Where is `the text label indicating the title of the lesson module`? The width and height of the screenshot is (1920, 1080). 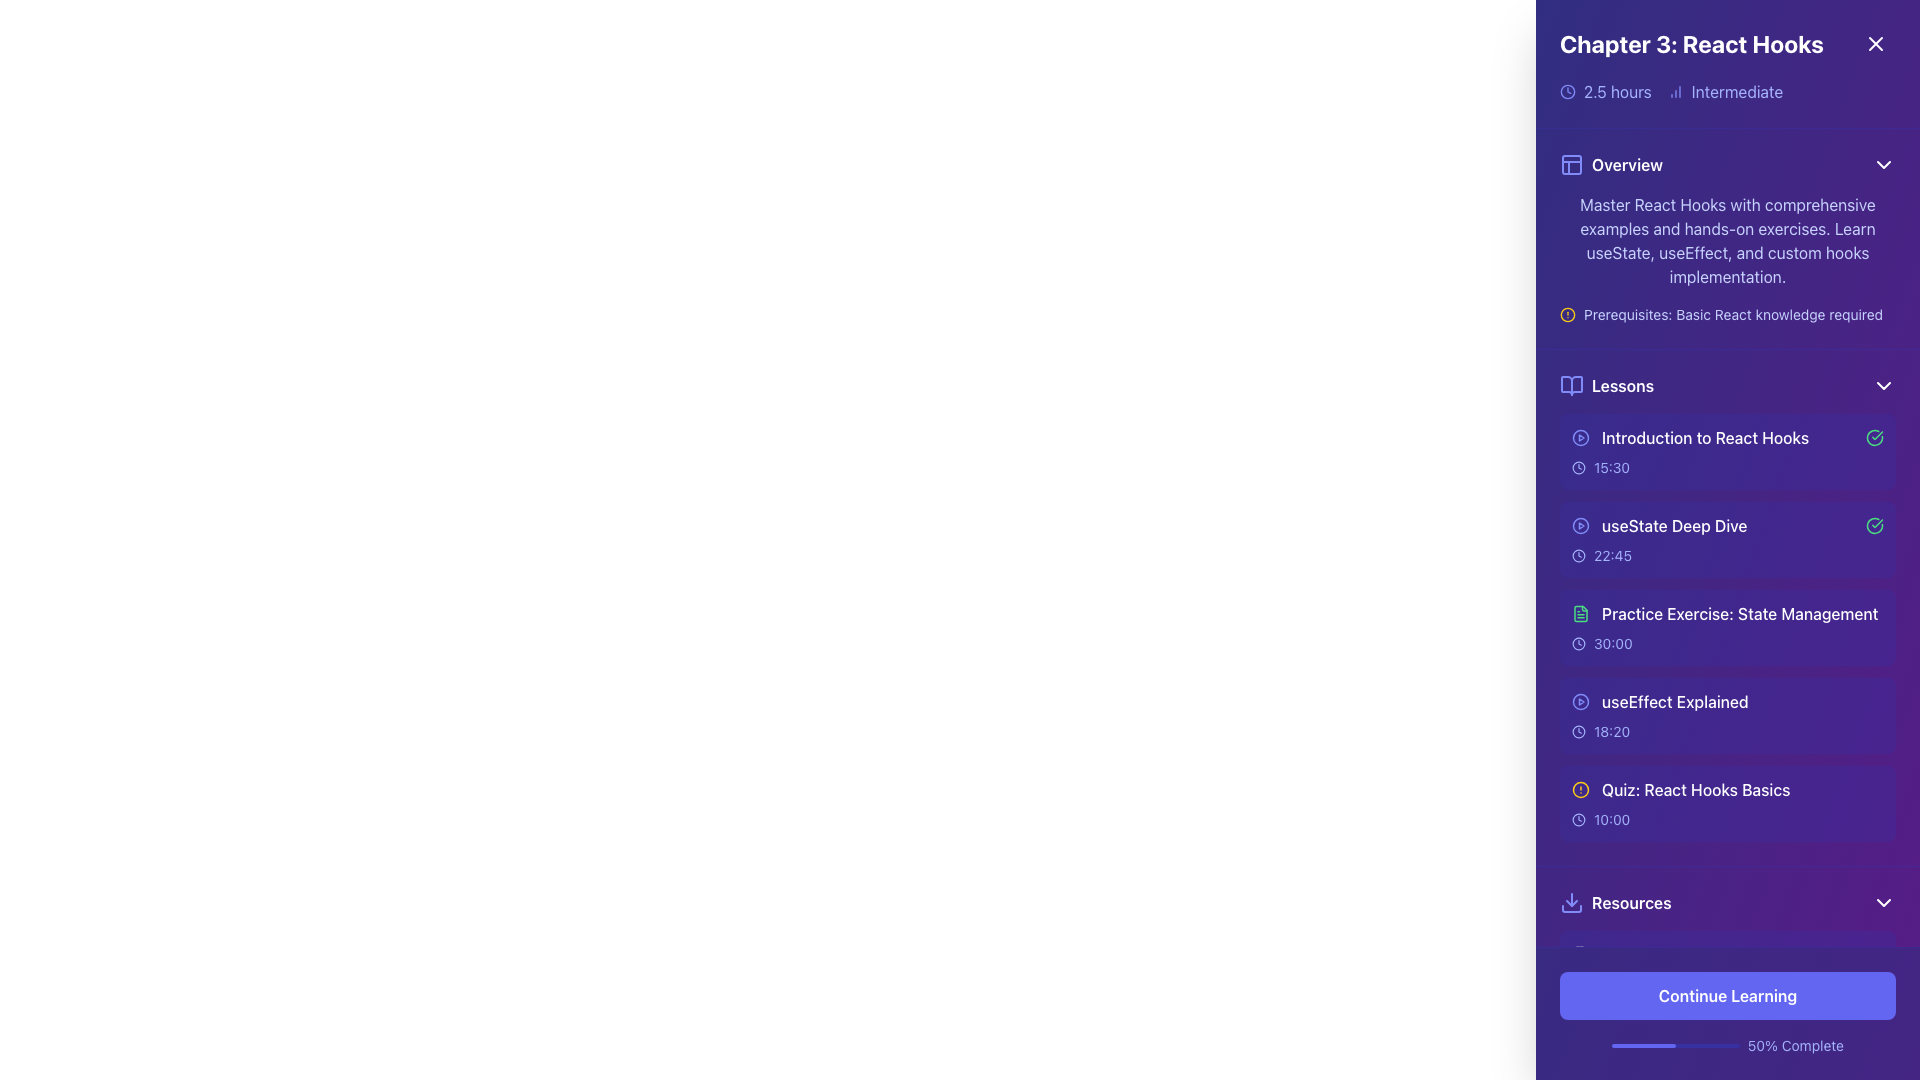 the text label indicating the title of the lesson module is located at coordinates (1704, 437).